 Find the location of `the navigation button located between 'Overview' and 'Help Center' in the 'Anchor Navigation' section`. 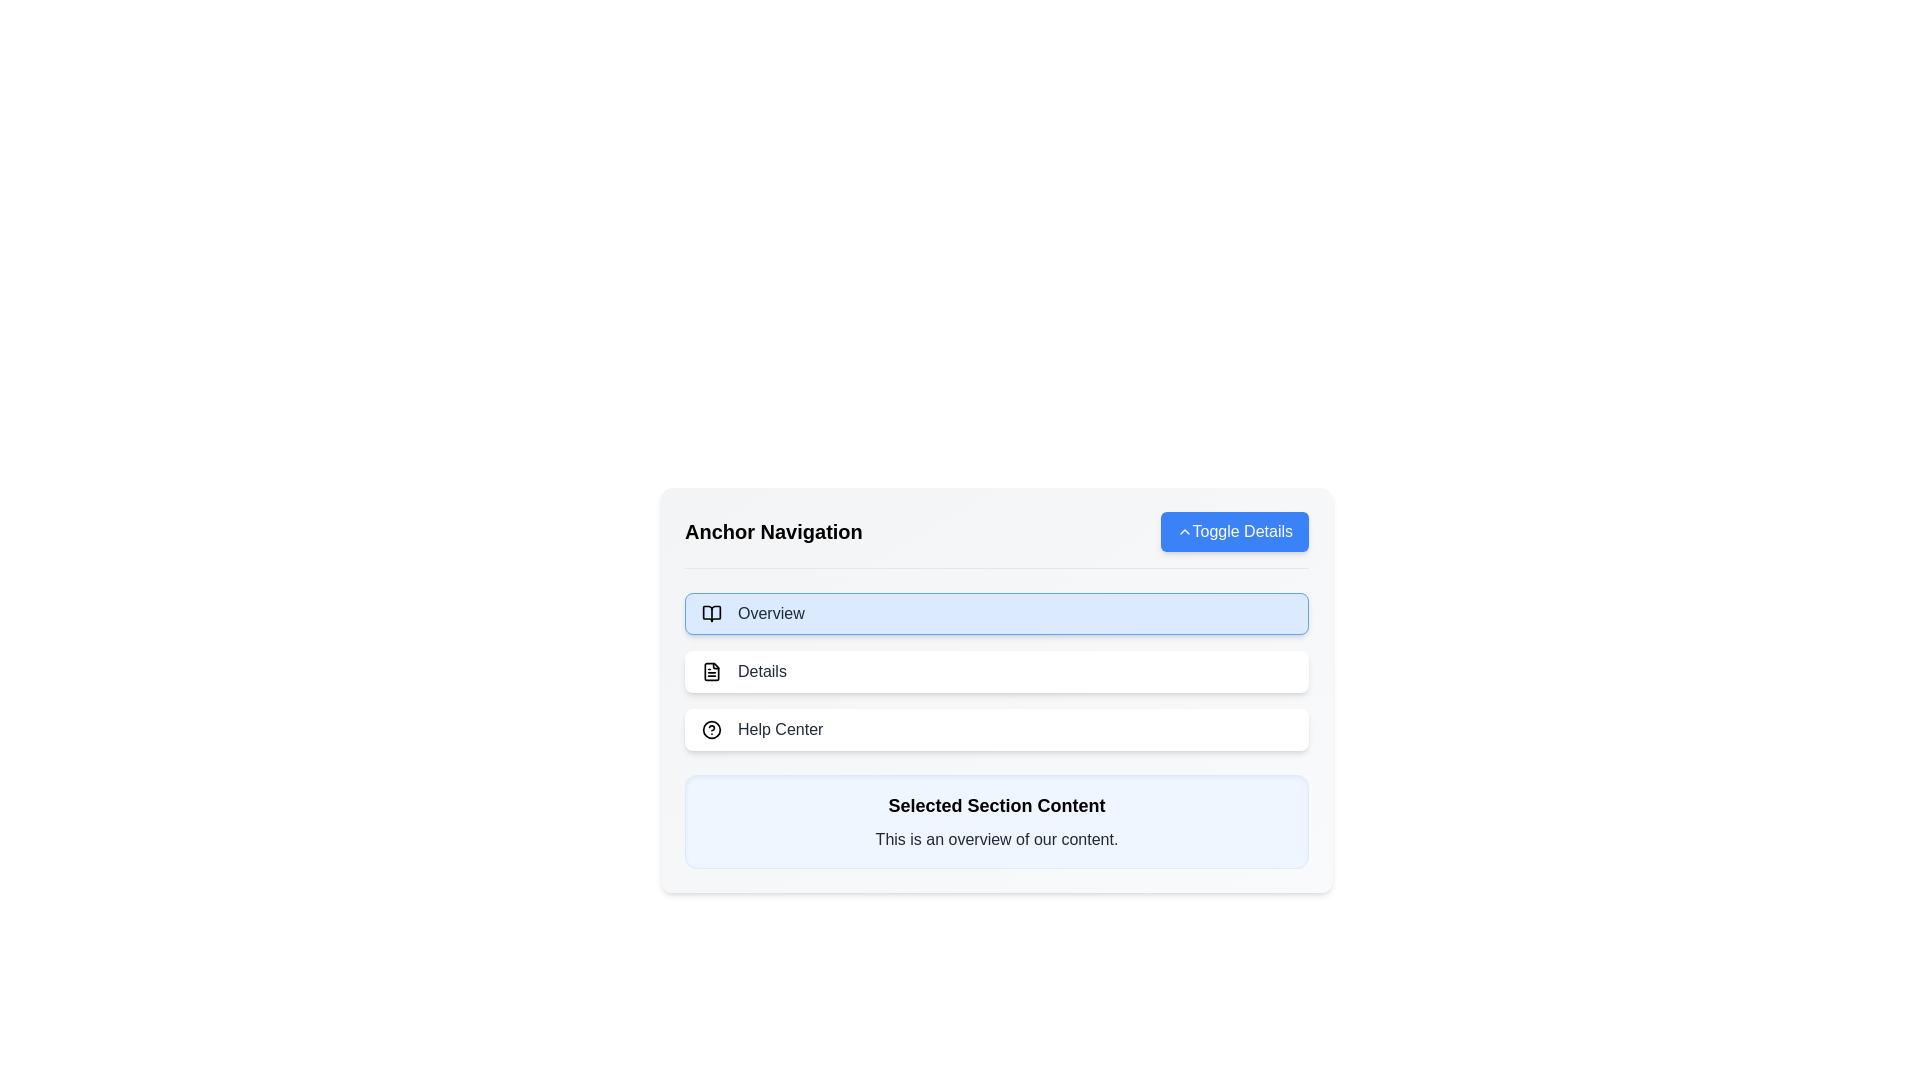

the navigation button located between 'Overview' and 'Help Center' in the 'Anchor Navigation' section is located at coordinates (997, 671).